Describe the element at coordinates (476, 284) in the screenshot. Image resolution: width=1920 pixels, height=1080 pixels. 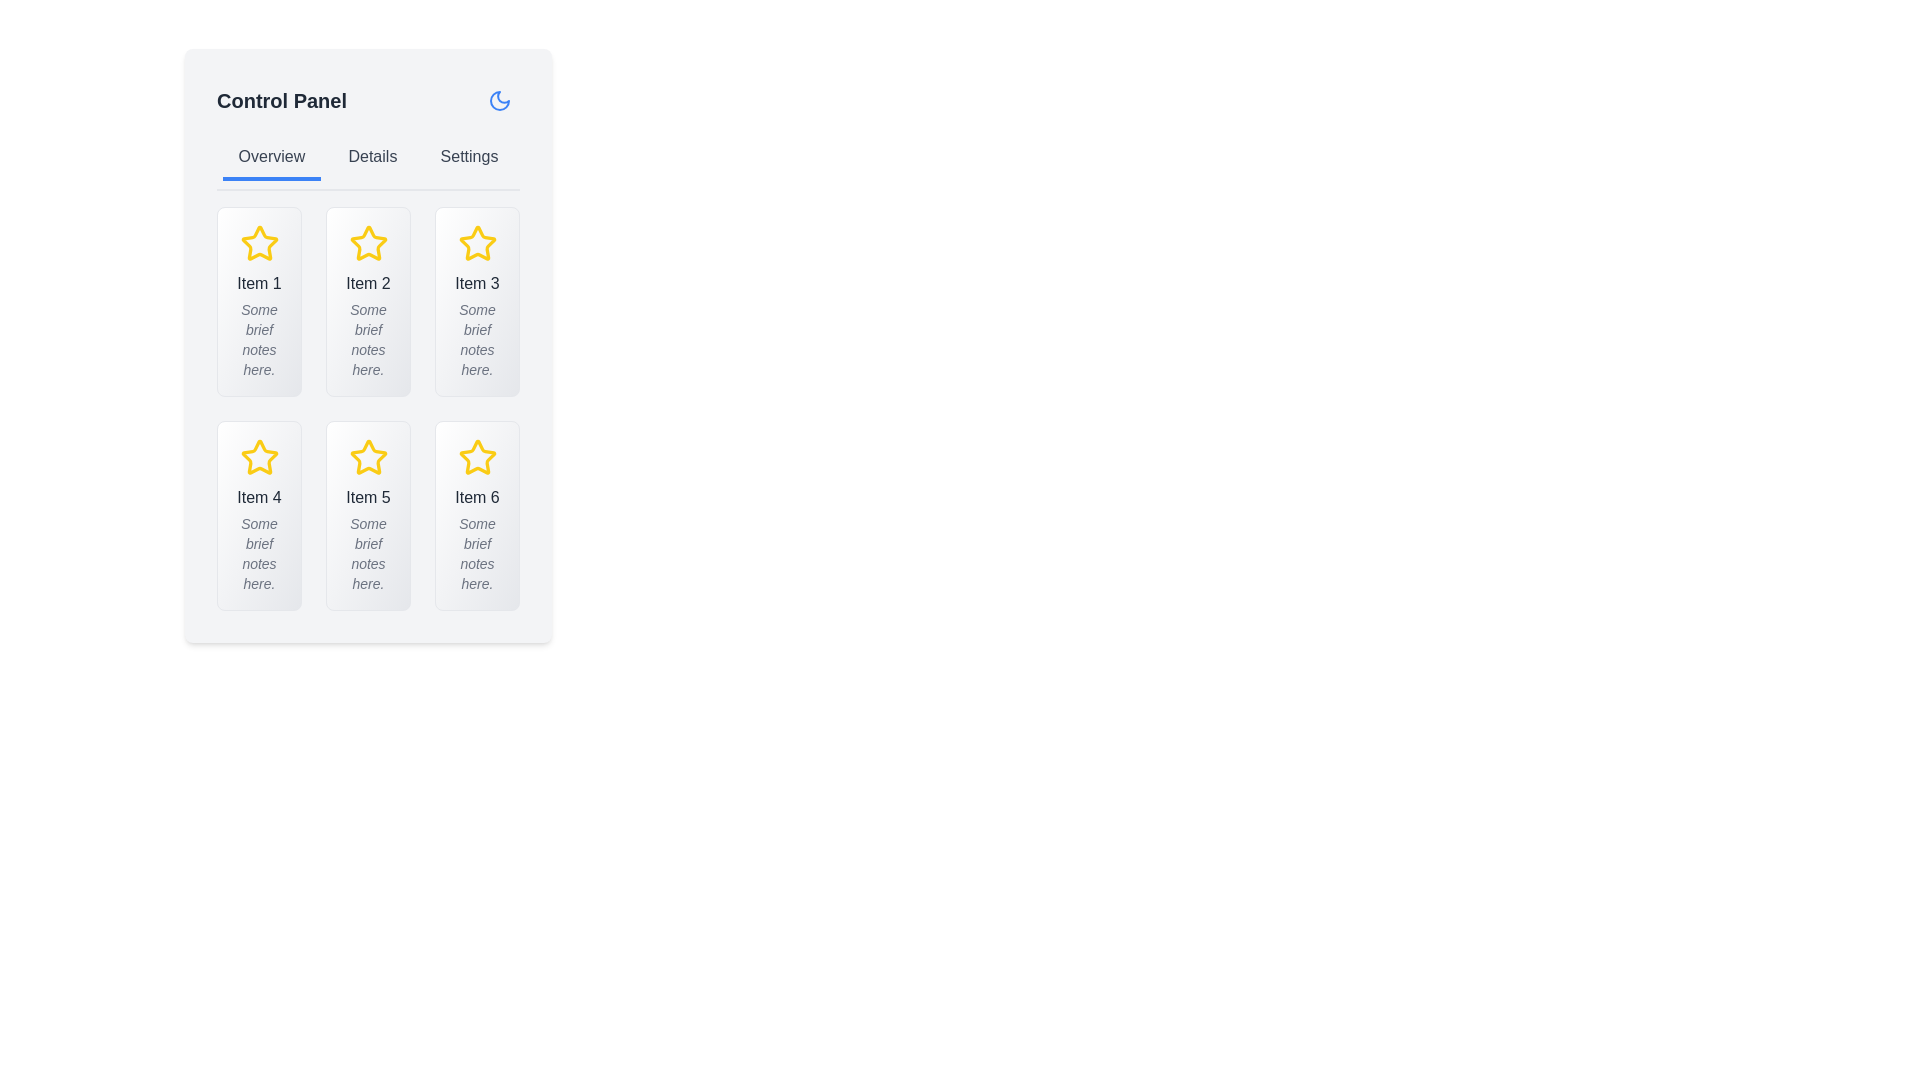
I see `the Text Label that serves as a descriptive identifier for the third item in the grid, positioned in the top row, third column, directly below a star icon` at that location.